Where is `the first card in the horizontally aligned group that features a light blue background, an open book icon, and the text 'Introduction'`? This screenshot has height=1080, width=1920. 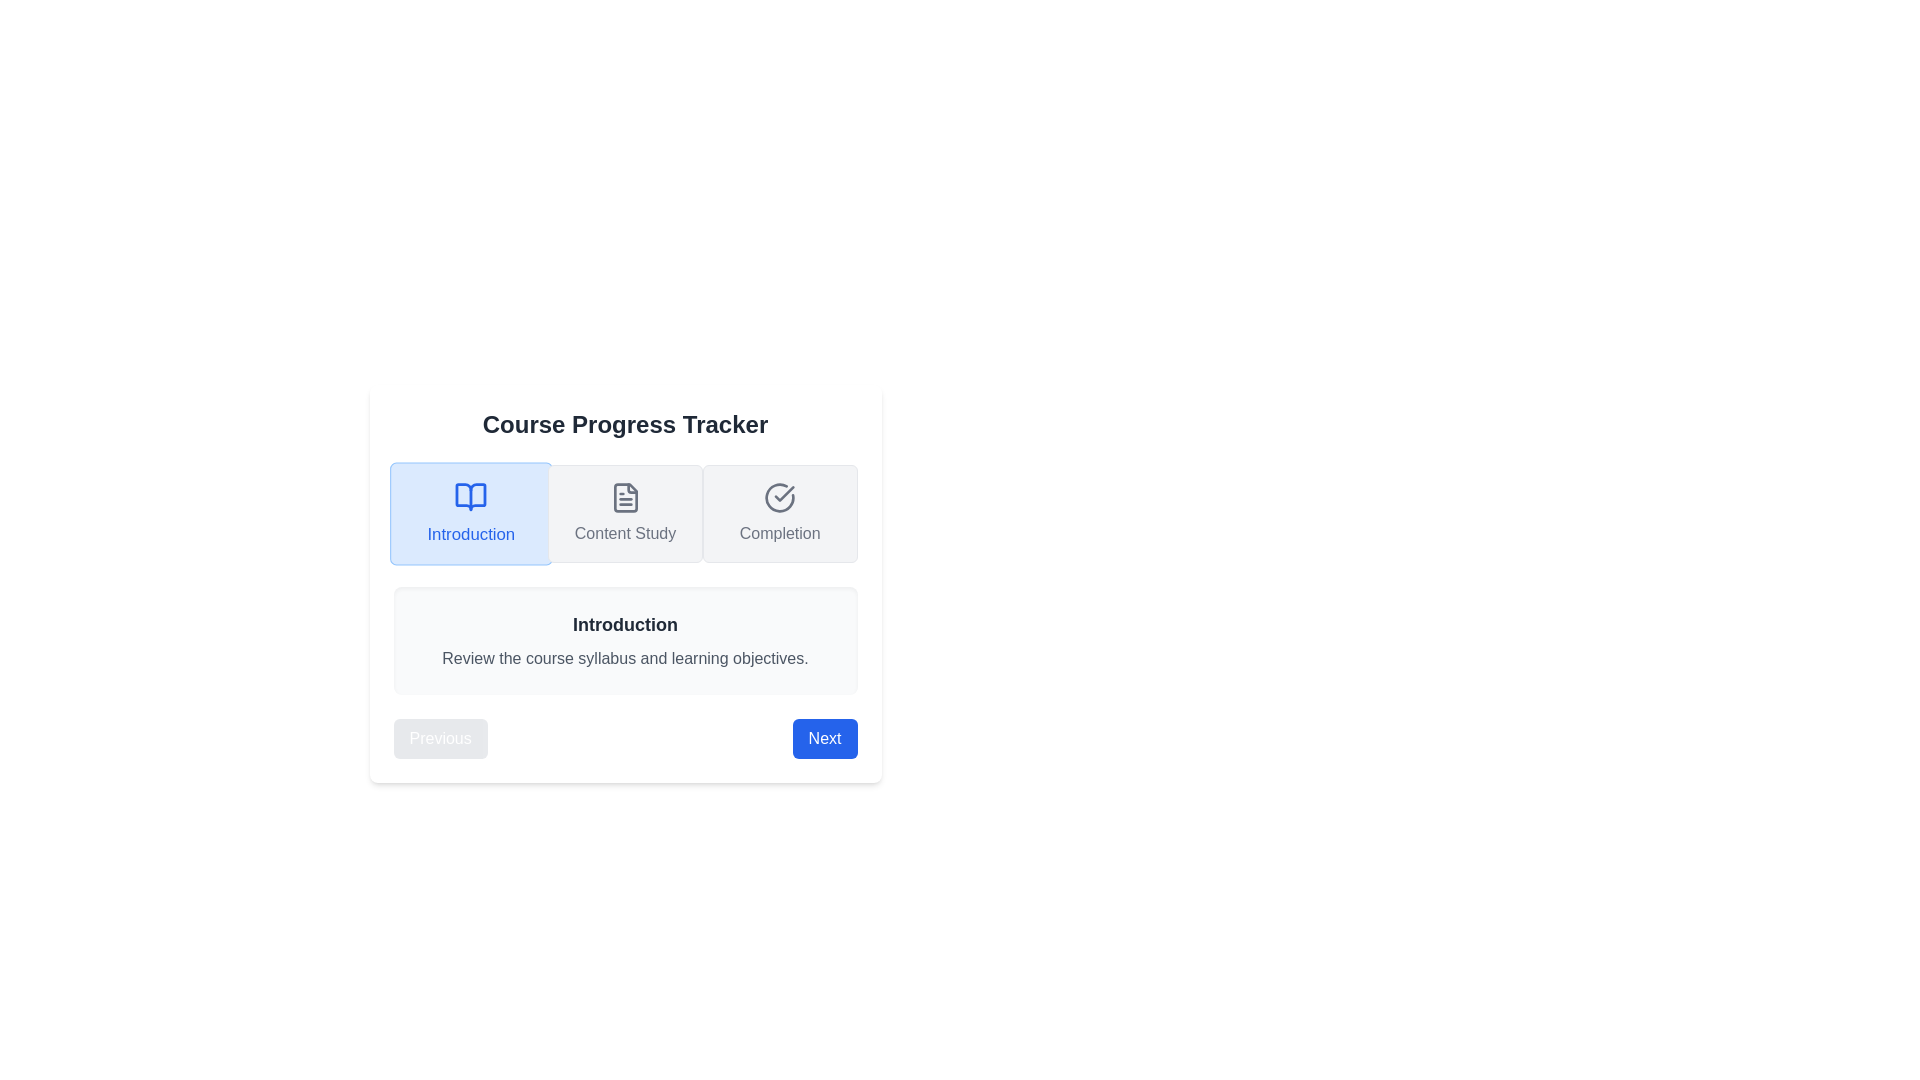 the first card in the horizontally aligned group that features a light blue background, an open book icon, and the text 'Introduction' is located at coordinates (469, 512).